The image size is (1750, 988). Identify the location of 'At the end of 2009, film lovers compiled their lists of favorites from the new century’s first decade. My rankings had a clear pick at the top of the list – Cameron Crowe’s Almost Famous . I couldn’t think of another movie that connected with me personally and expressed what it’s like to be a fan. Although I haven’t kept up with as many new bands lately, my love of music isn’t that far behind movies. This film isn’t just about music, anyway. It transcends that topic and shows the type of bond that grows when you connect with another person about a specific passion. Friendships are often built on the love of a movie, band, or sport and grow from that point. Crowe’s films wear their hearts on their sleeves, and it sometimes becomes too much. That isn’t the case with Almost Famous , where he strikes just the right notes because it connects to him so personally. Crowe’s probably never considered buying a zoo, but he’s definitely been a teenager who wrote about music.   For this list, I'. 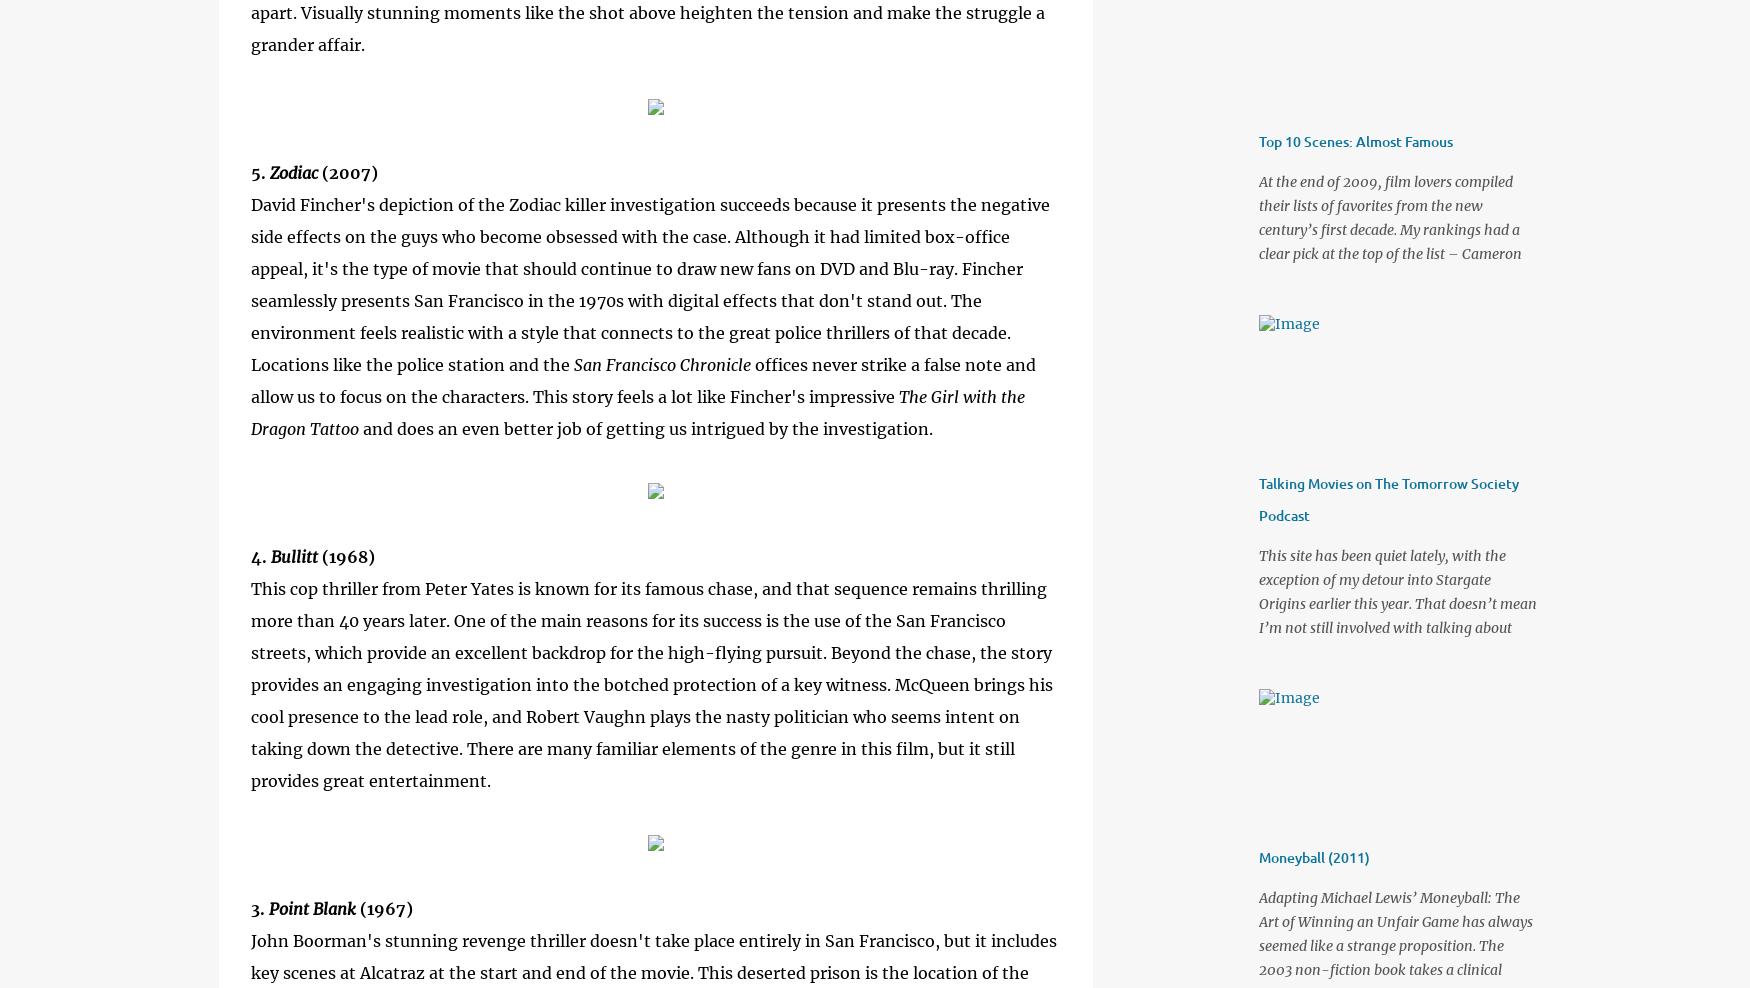
(1257, 458).